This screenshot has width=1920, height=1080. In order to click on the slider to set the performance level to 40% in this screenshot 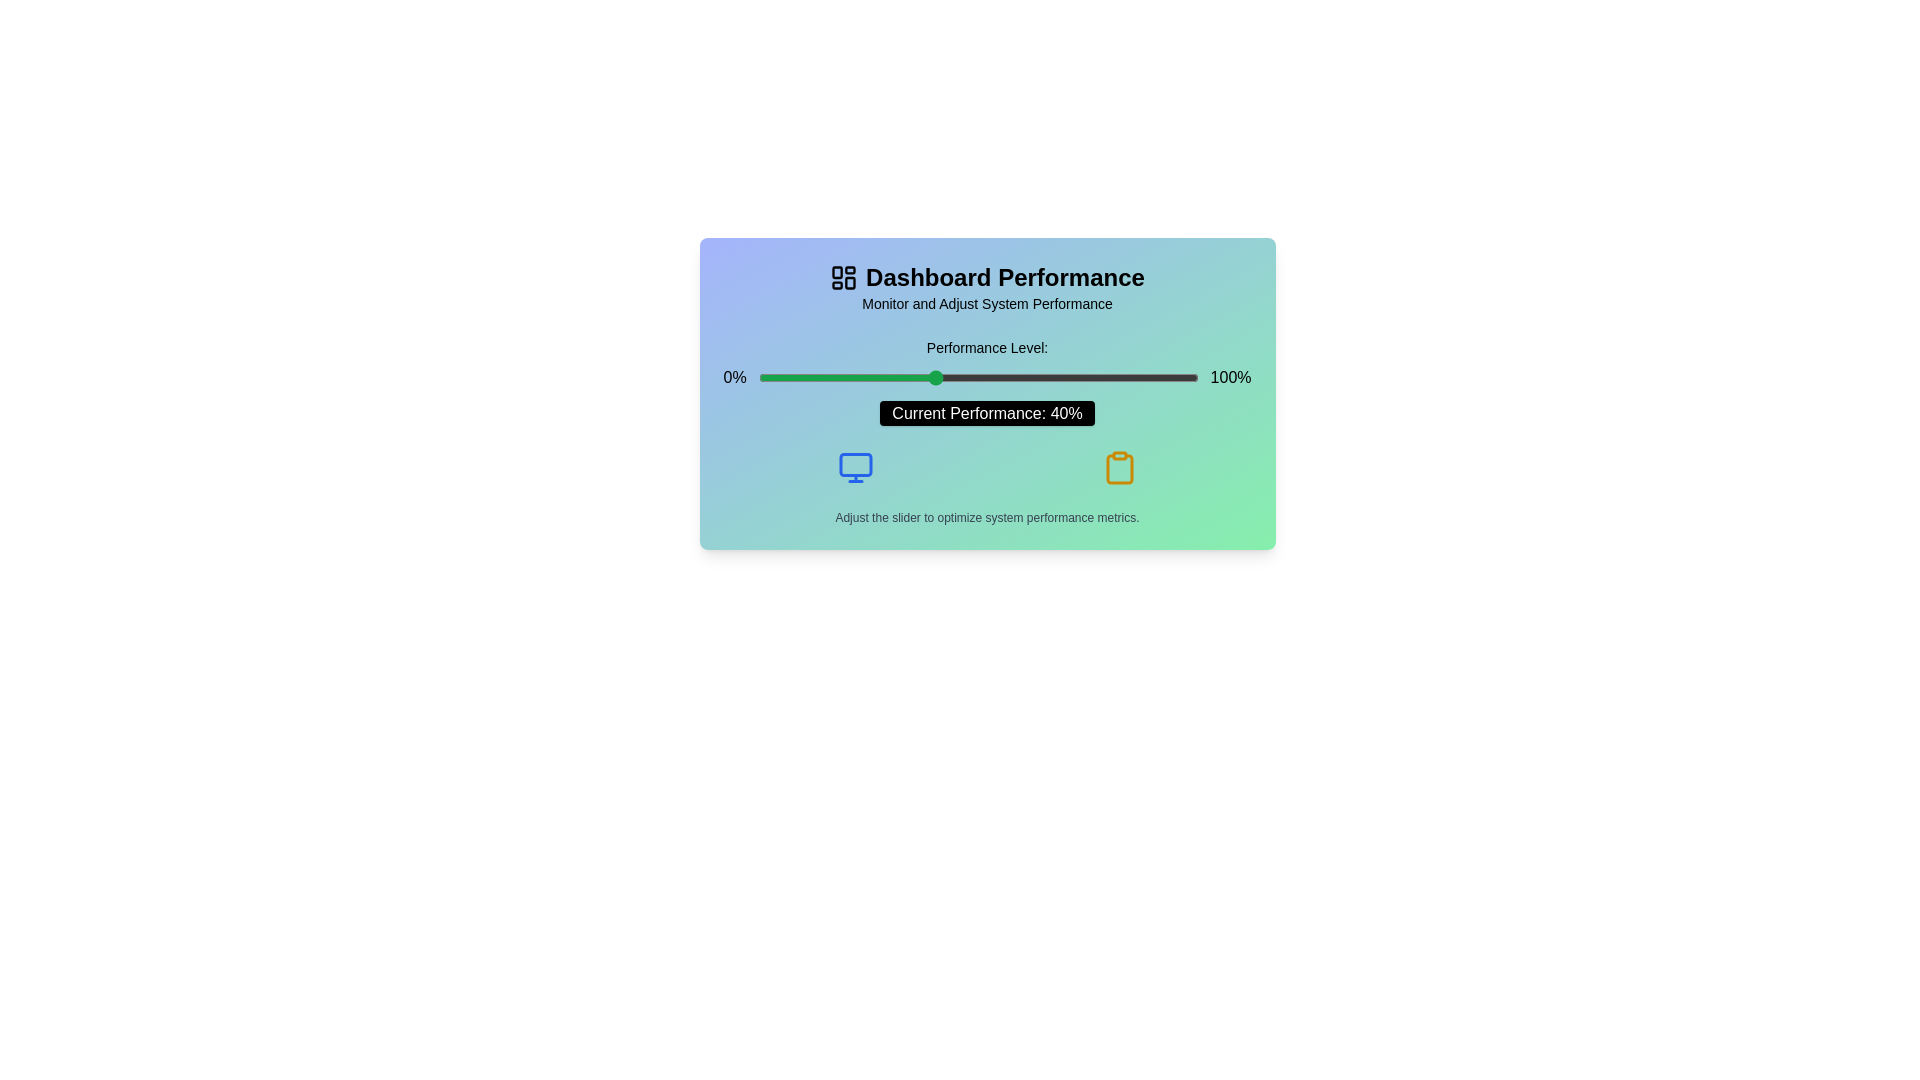, I will do `click(933, 378)`.